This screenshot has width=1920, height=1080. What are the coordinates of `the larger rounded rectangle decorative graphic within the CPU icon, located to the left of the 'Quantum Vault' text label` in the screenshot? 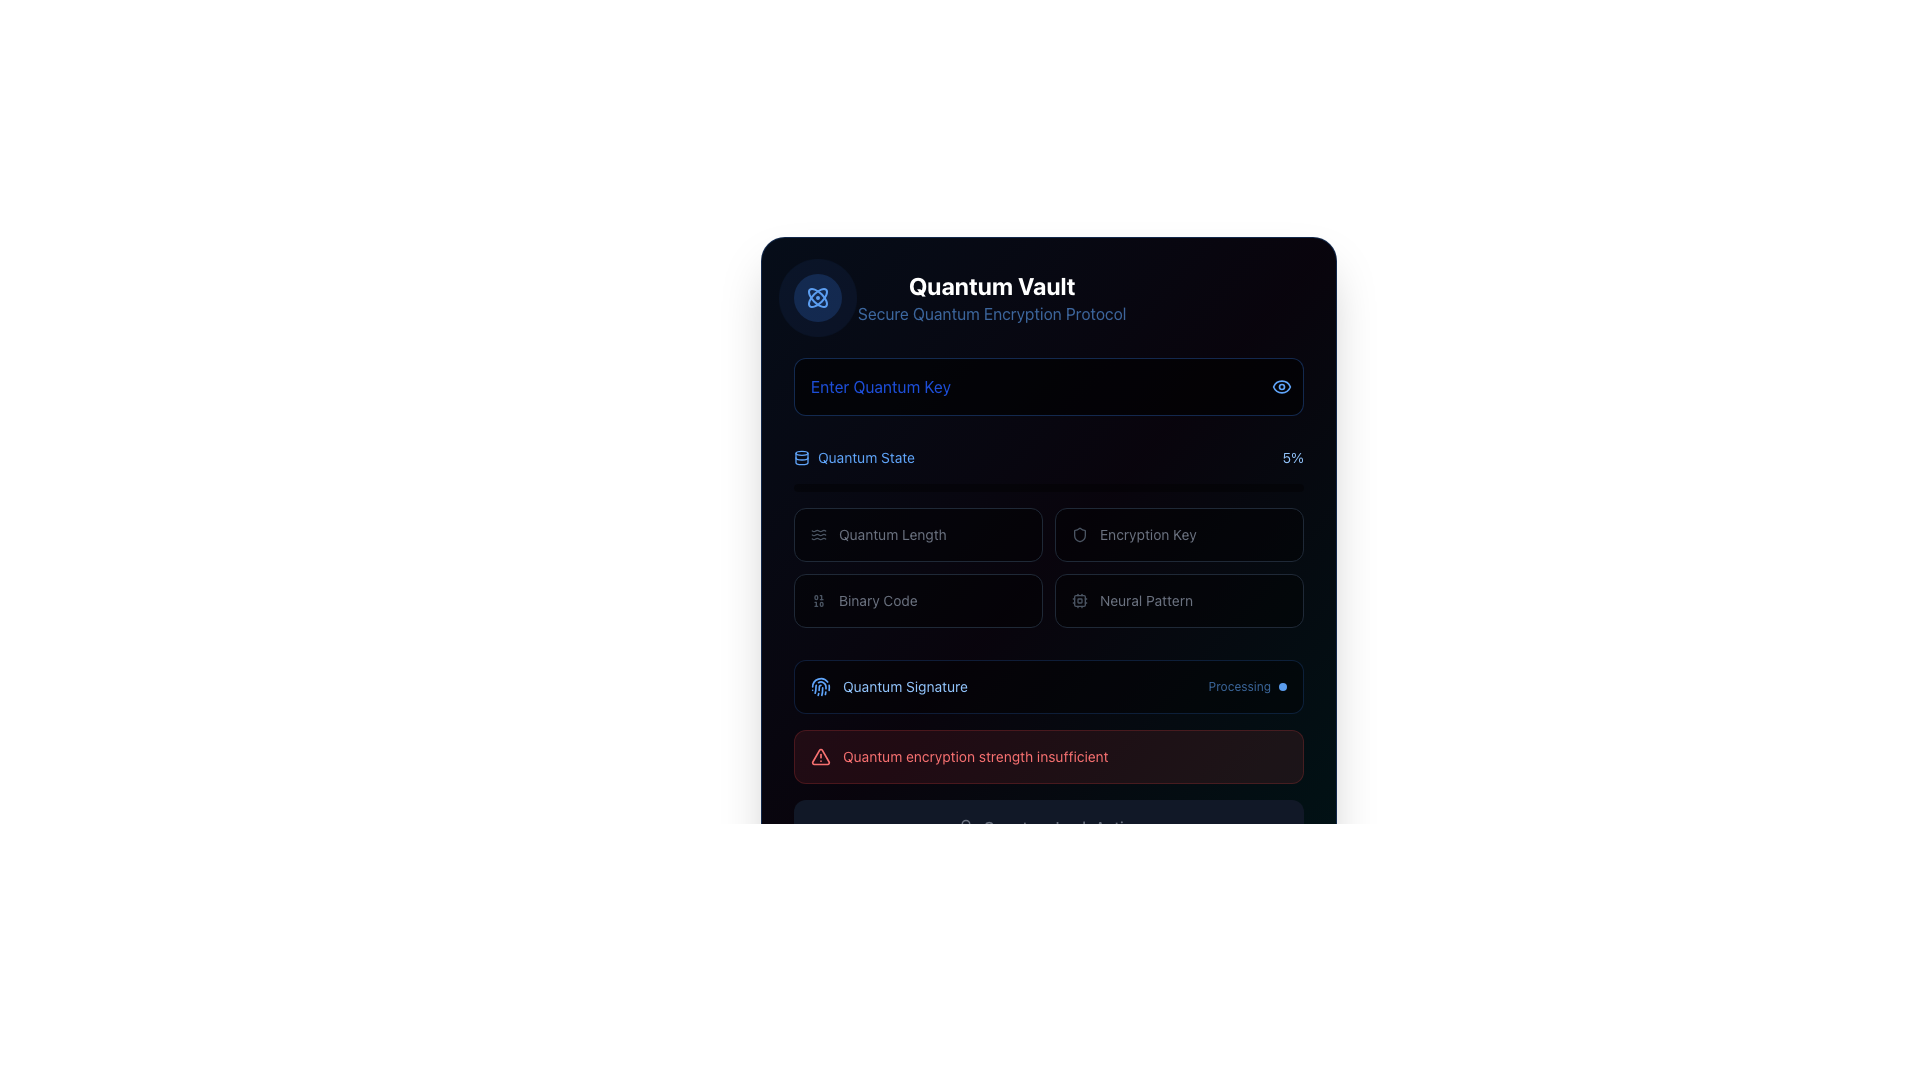 It's located at (1079, 600).